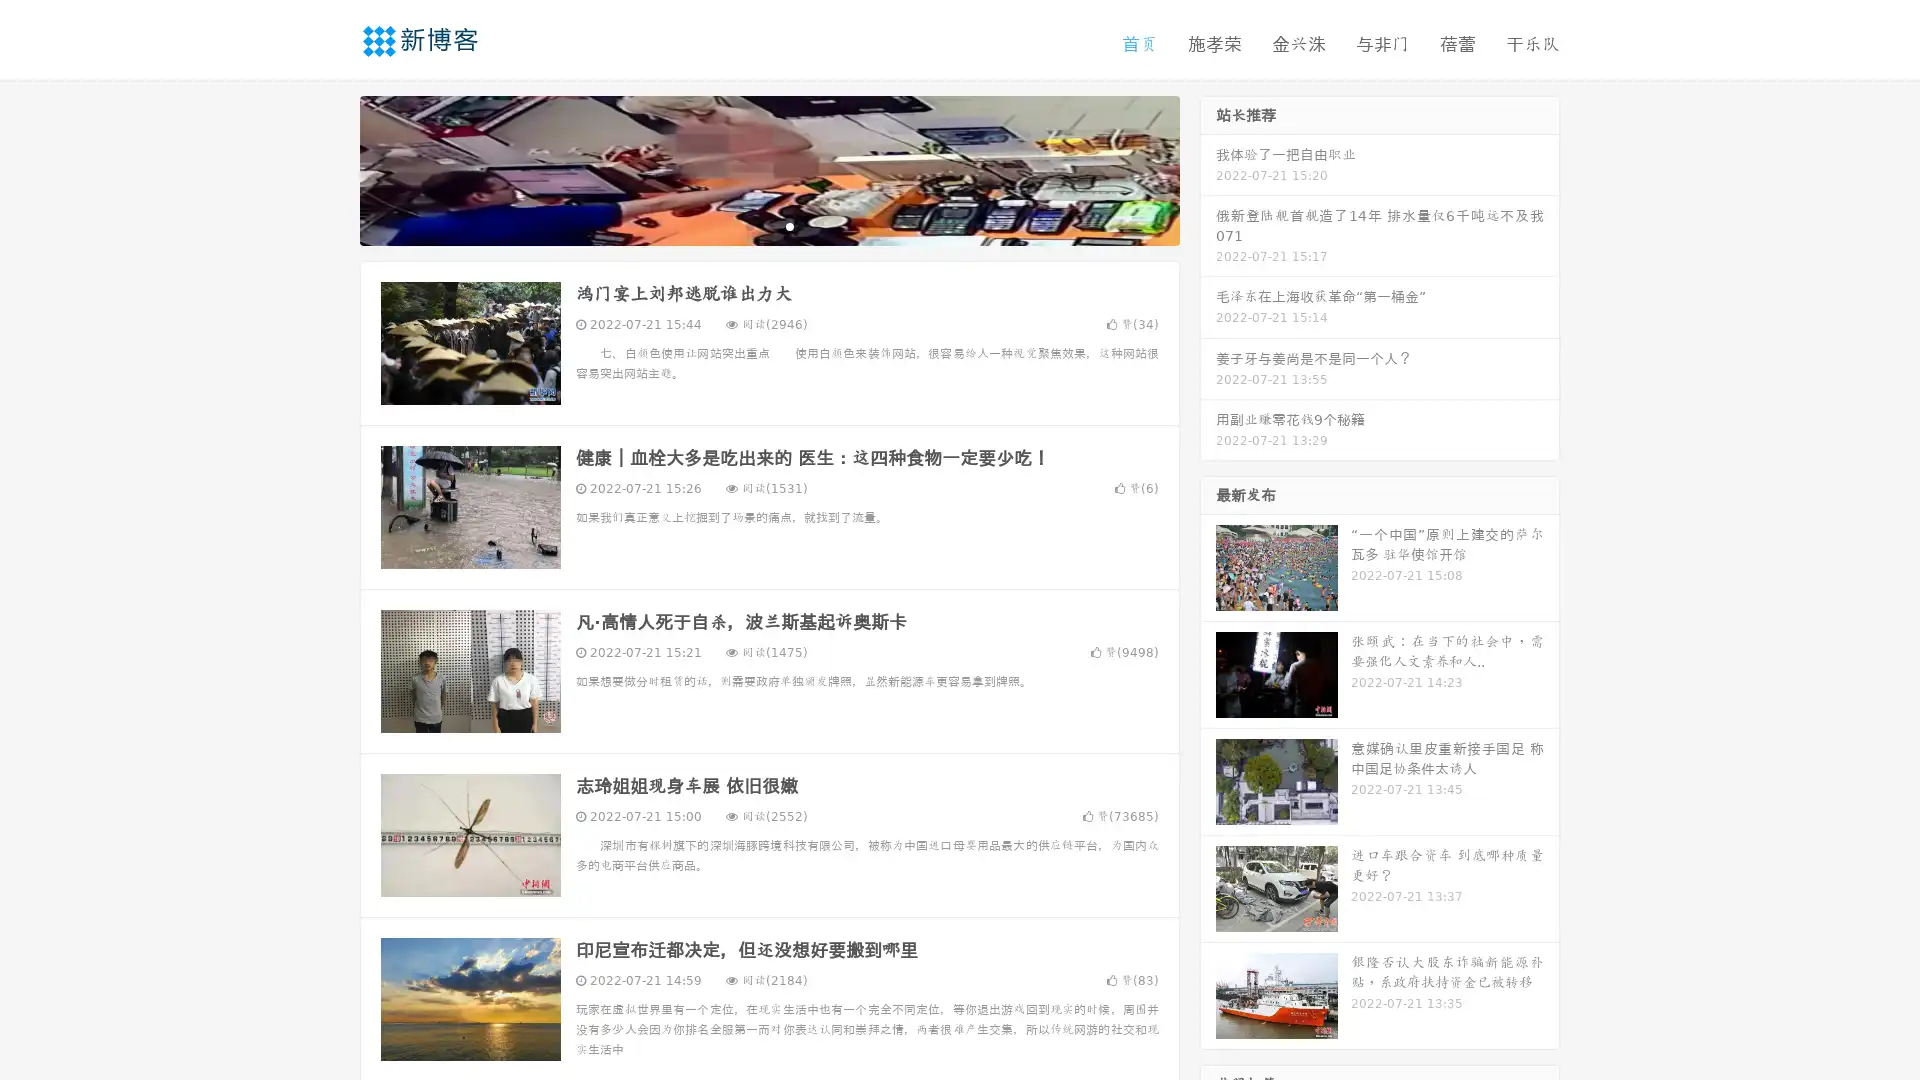  What do you see at coordinates (768, 225) in the screenshot?
I see `Go to slide 2` at bounding box center [768, 225].